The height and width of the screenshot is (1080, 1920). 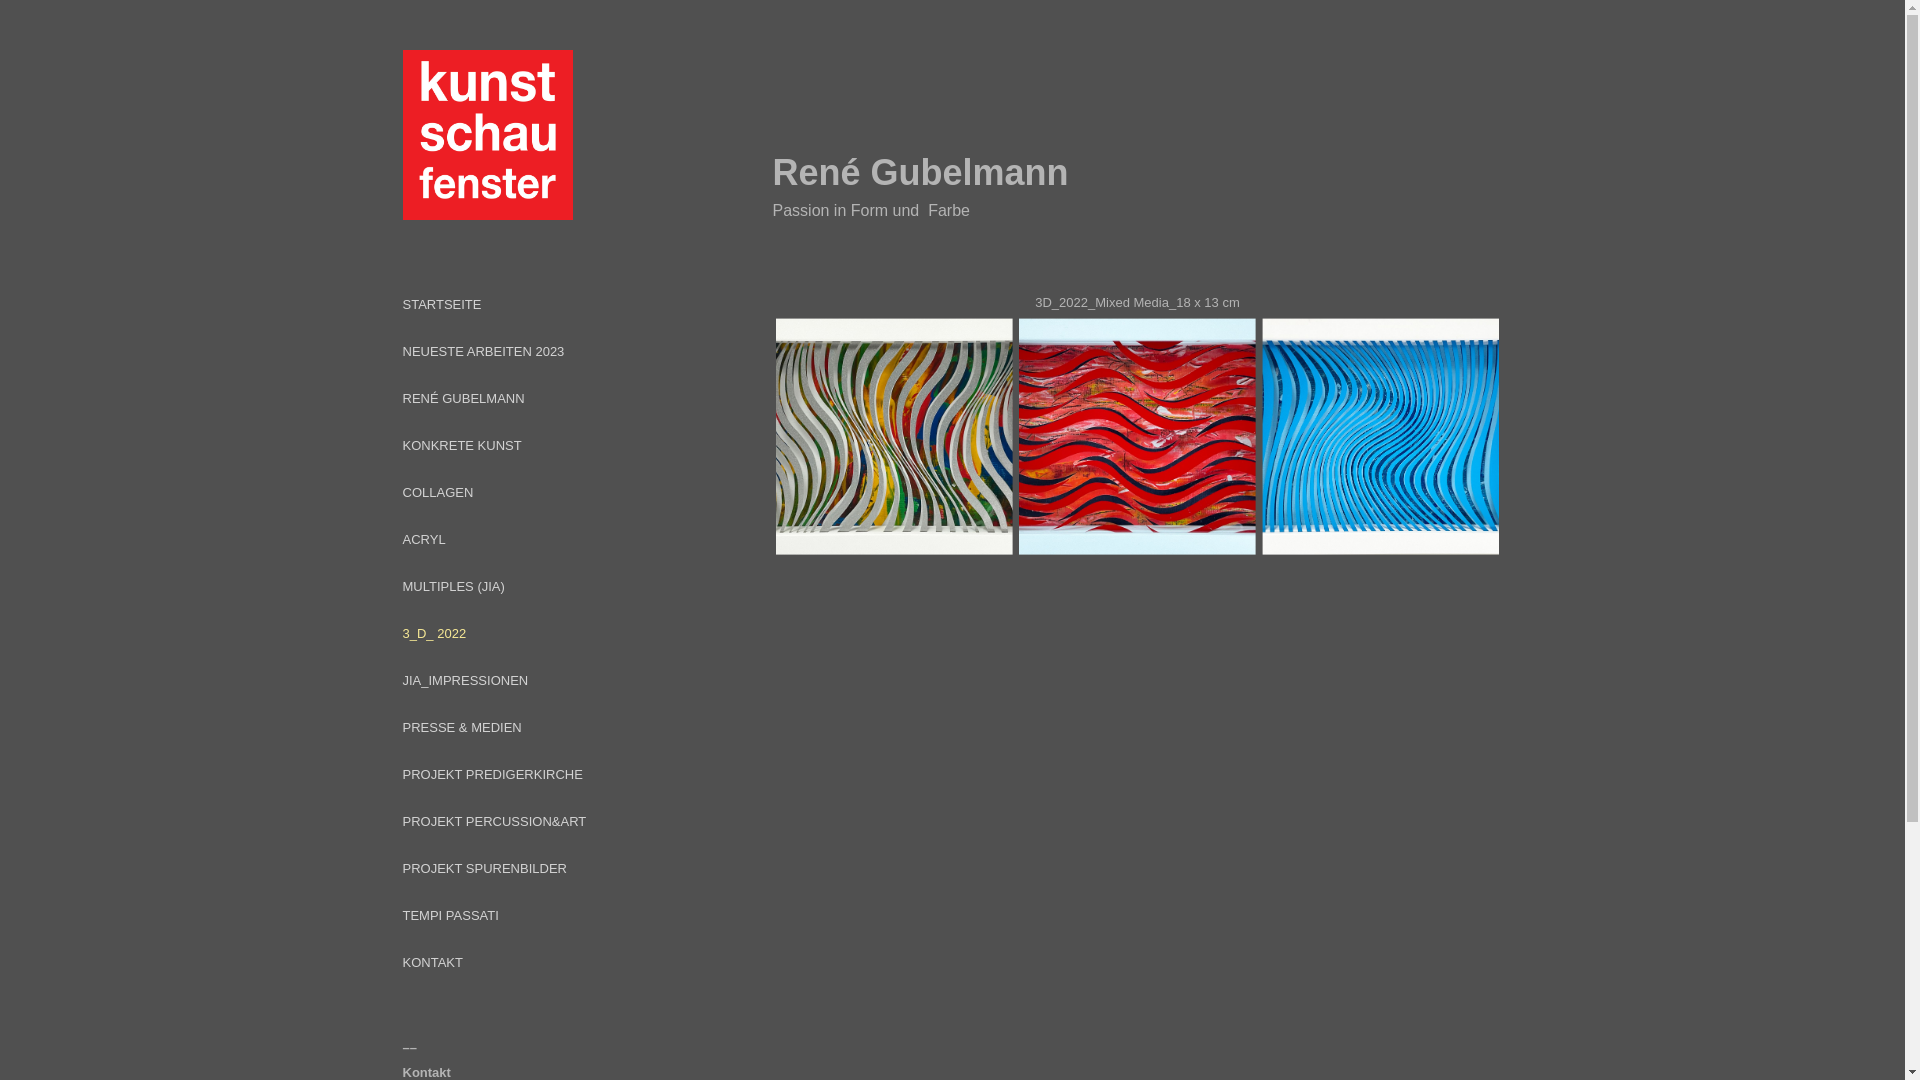 I want to click on '3_D_ 2022', so click(x=432, y=633).